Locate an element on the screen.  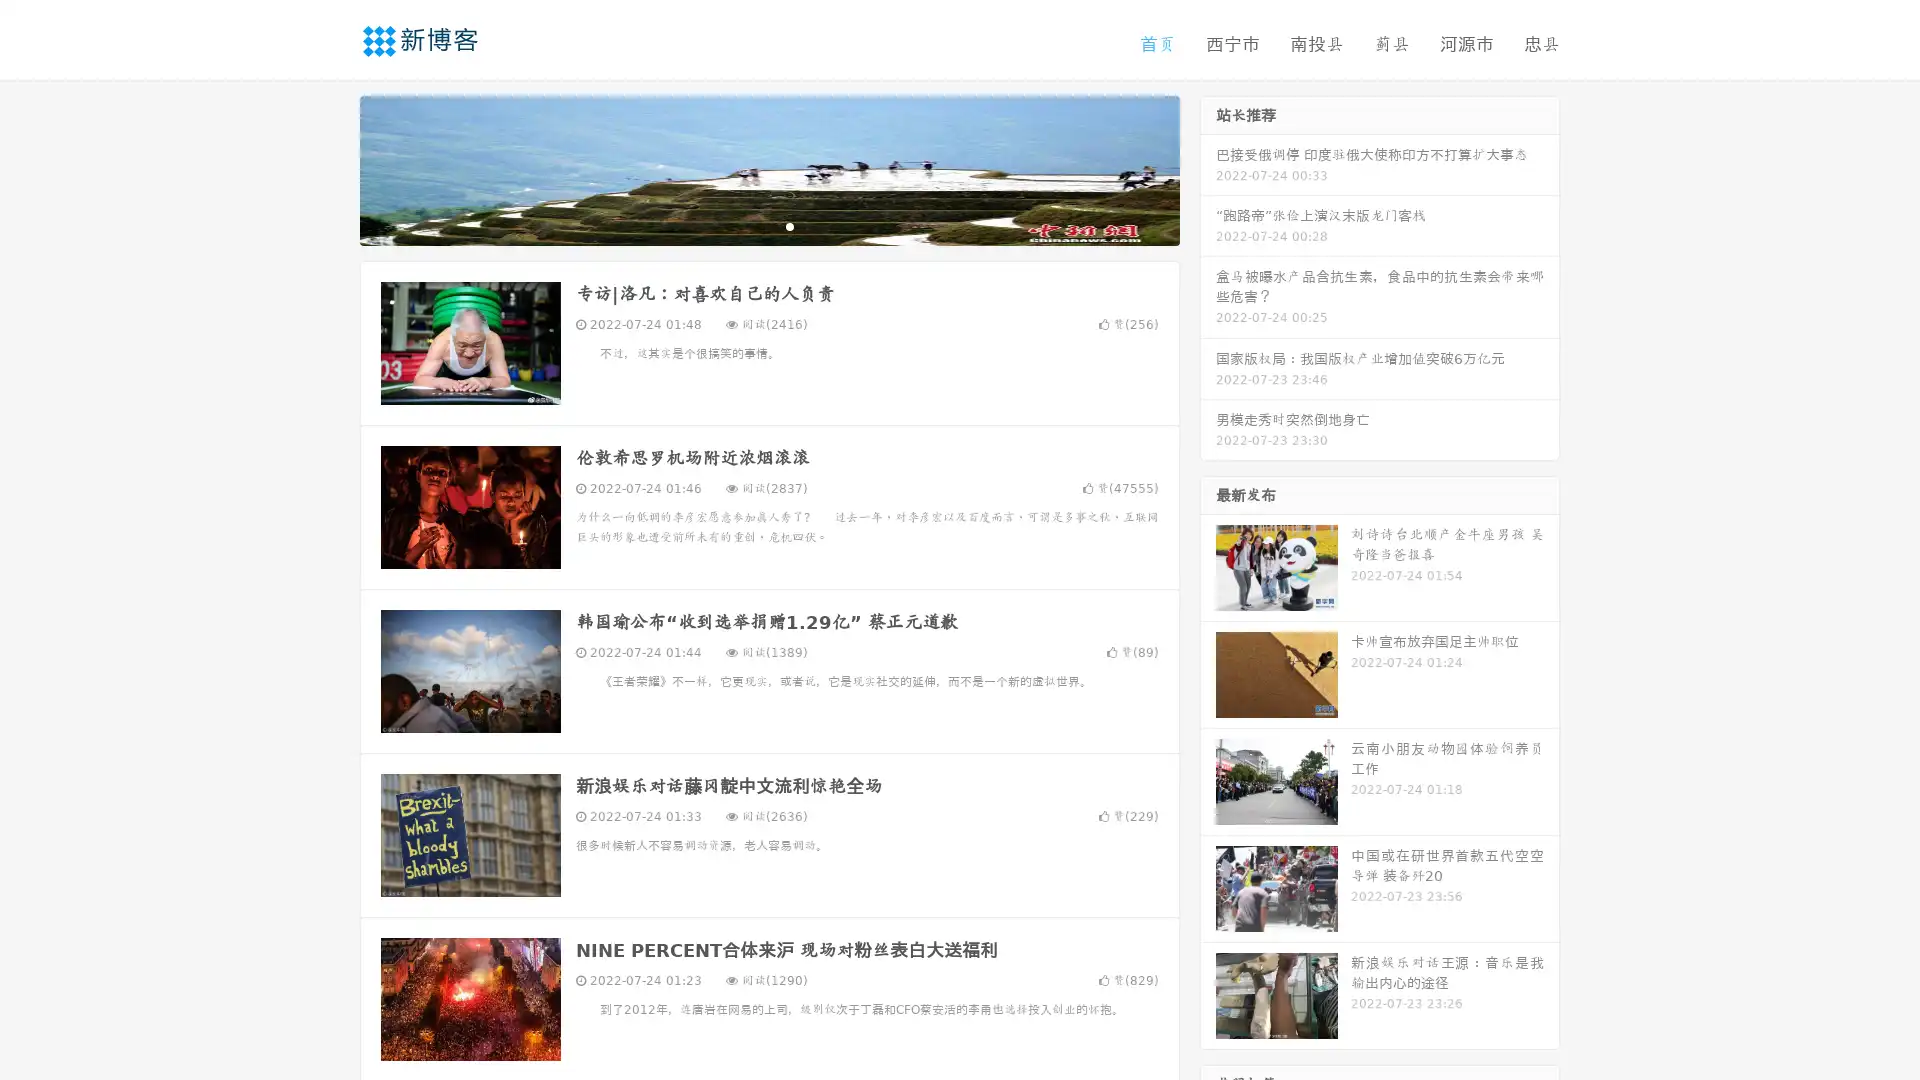
Previous slide is located at coordinates (330, 168).